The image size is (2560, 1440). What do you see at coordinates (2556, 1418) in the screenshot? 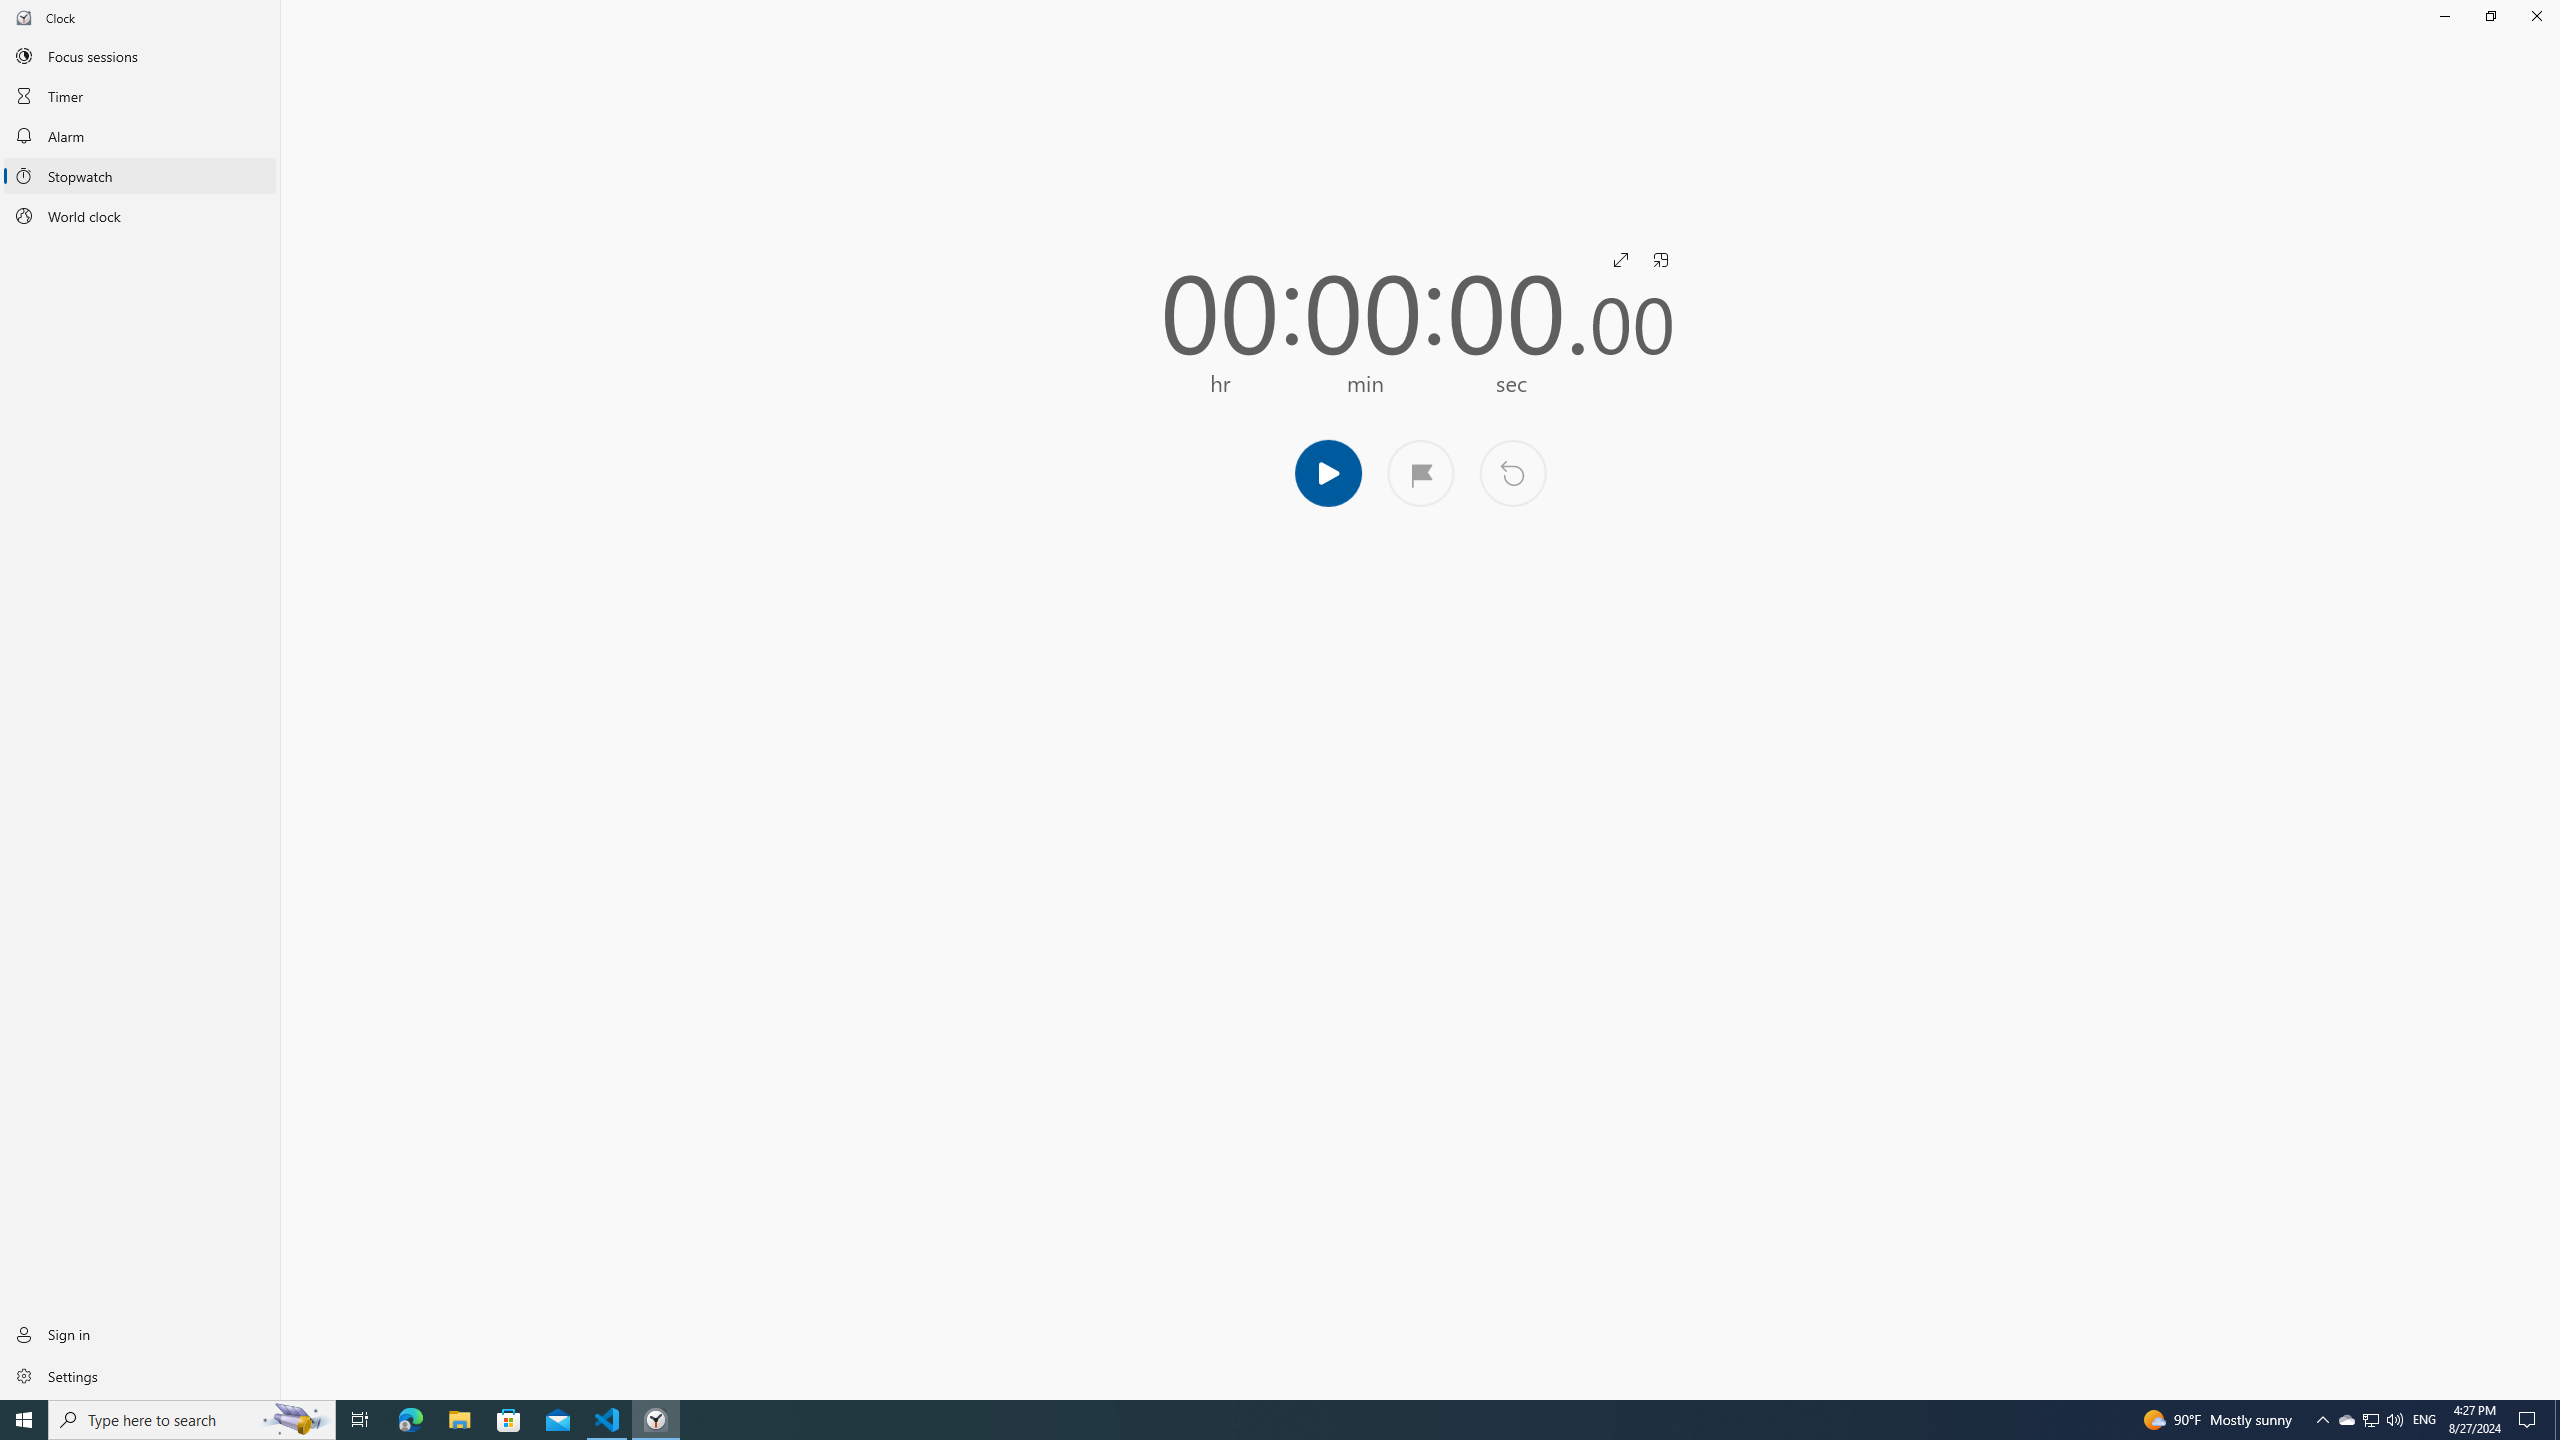
I see `'Show desktop'` at bounding box center [2556, 1418].